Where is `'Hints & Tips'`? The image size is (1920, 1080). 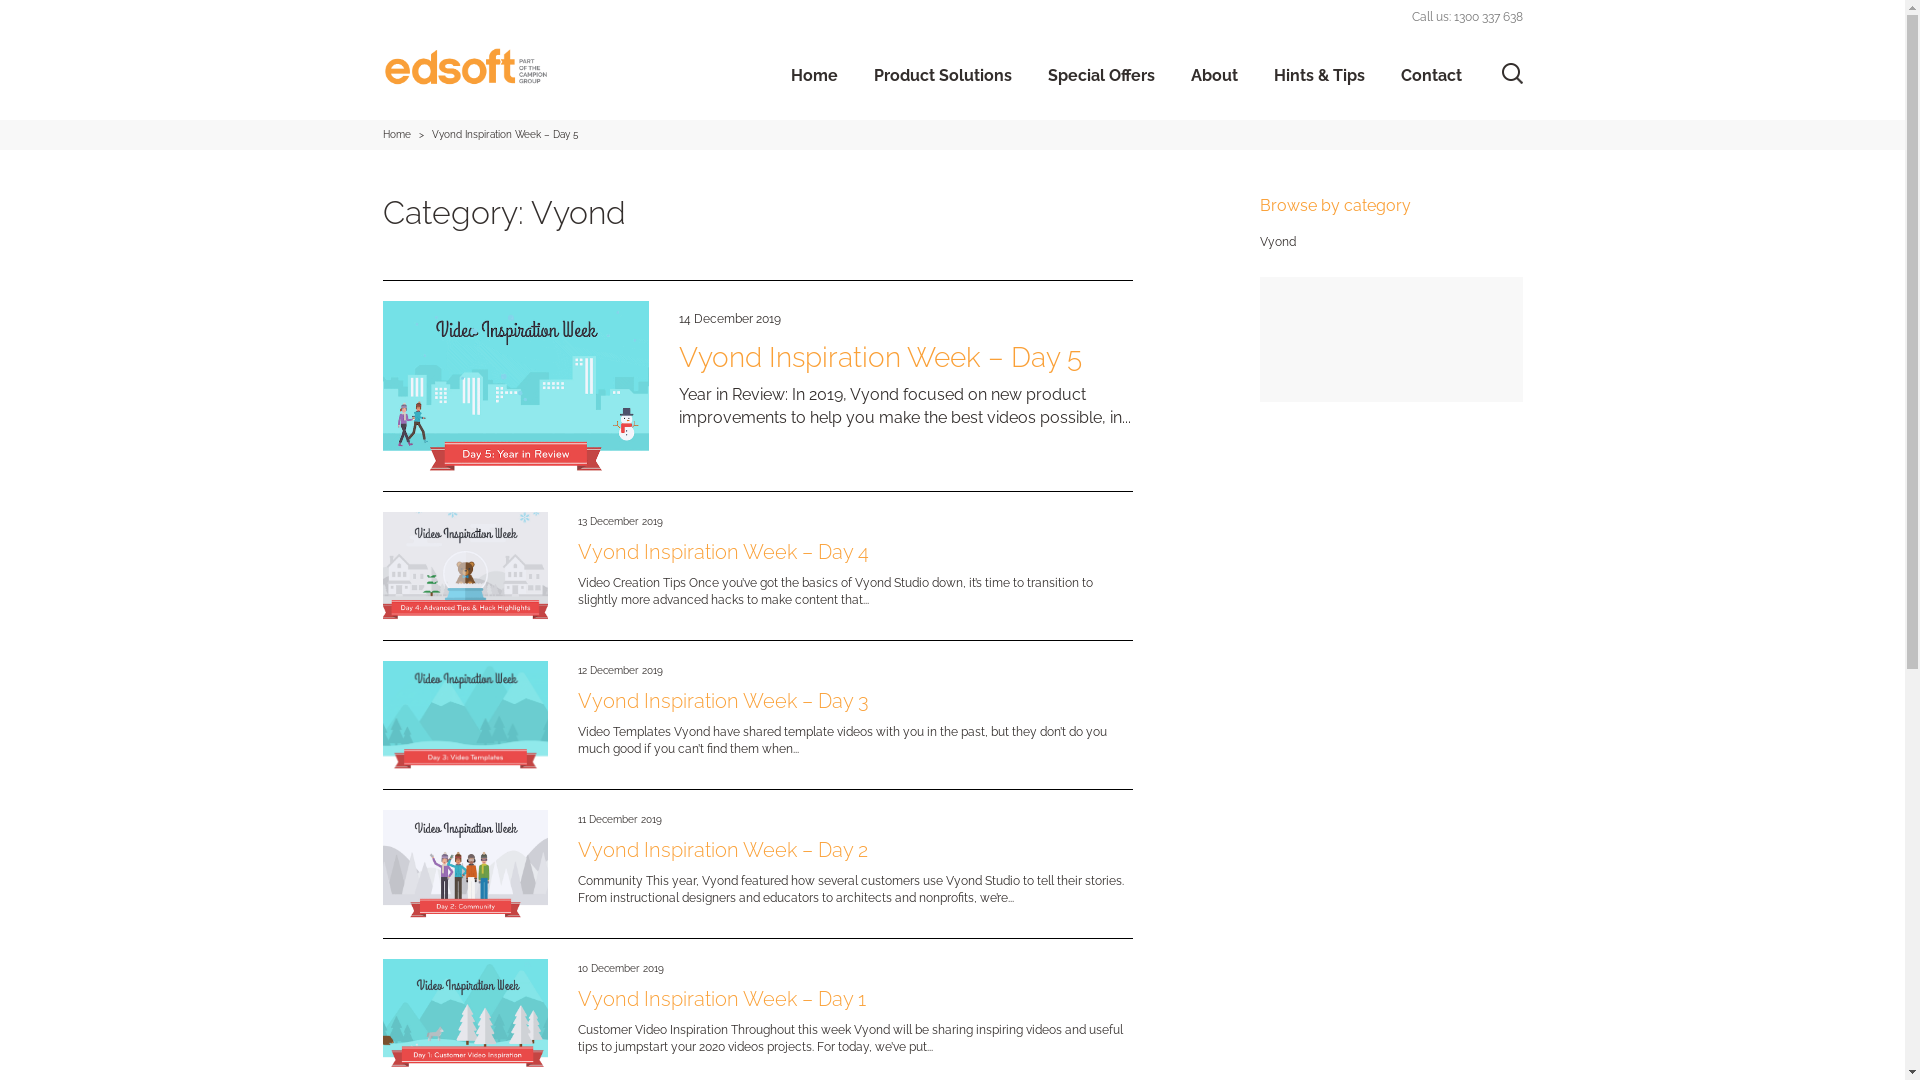 'Hints & Tips' is located at coordinates (1272, 74).